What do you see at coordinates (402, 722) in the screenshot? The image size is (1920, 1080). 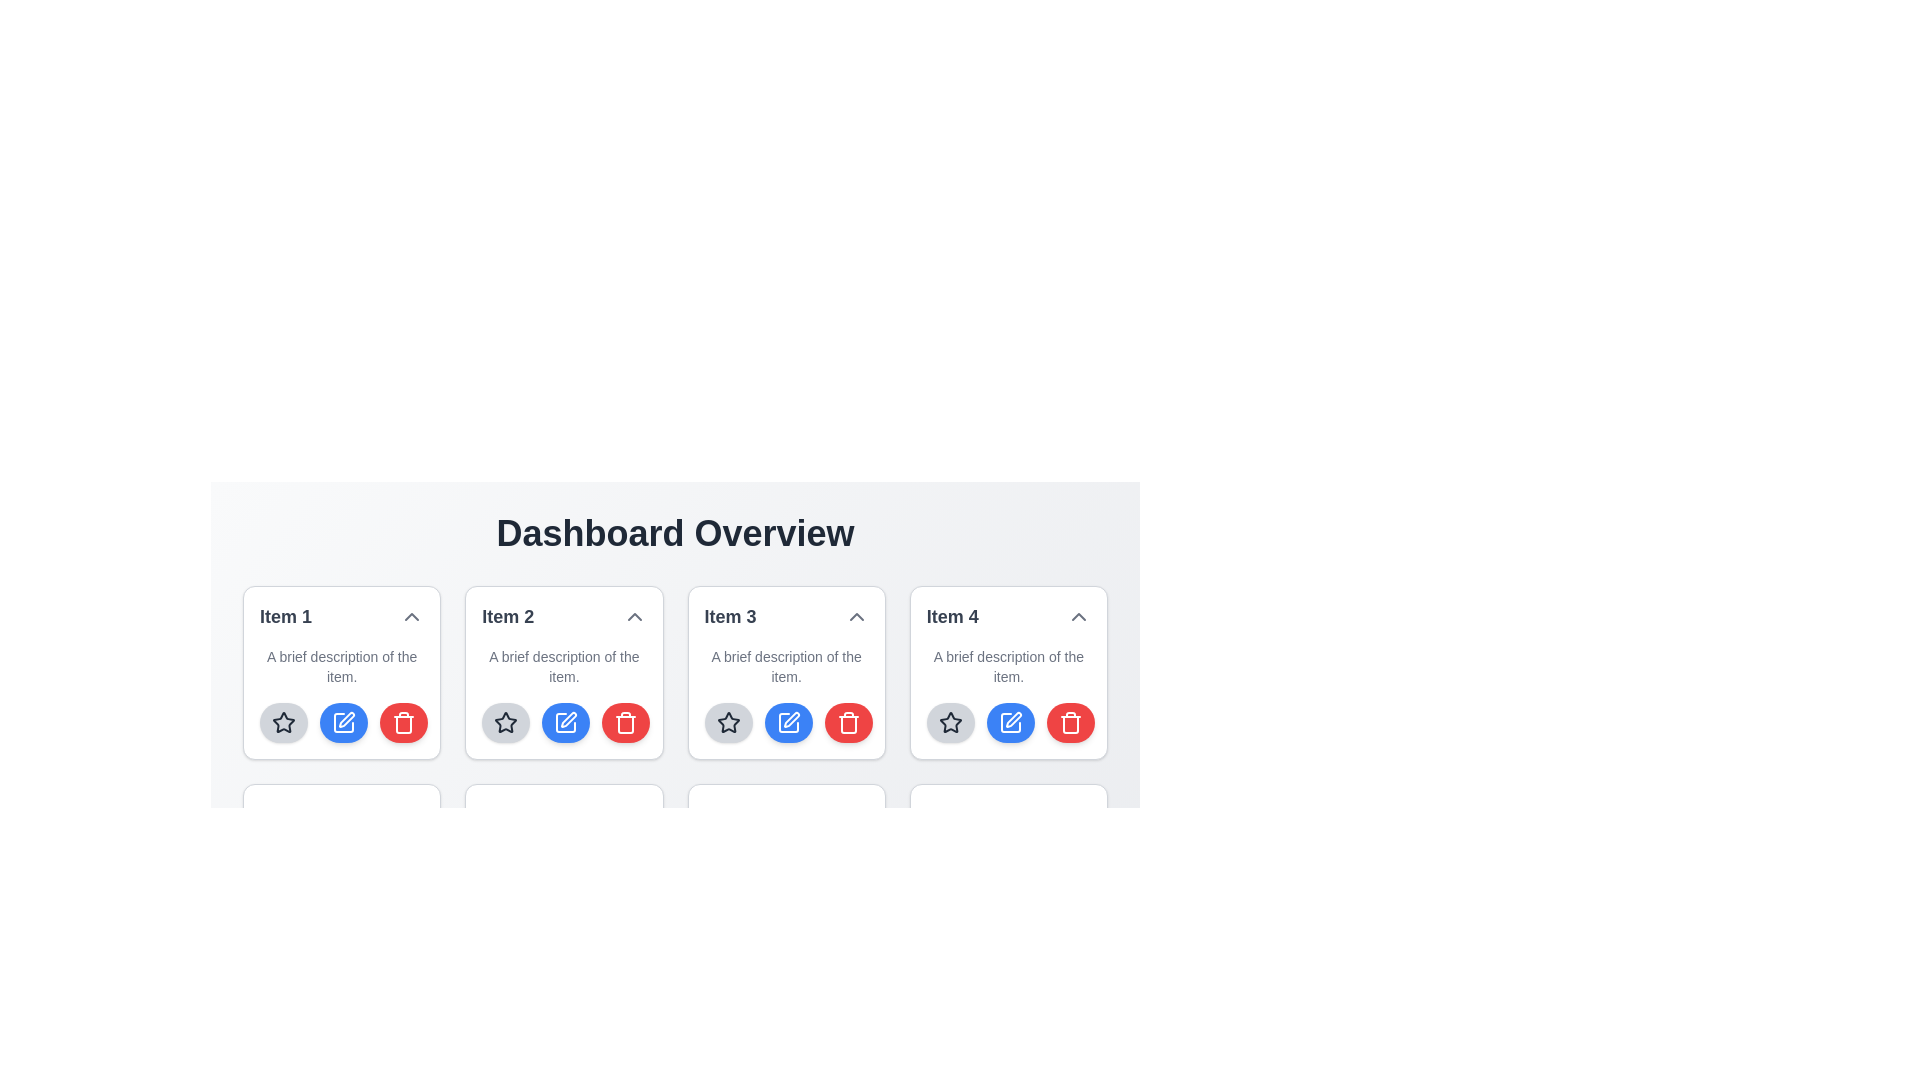 I see `the trash icon button located at the bottom center of the second card labeled 'Item 2'` at bounding box center [402, 722].